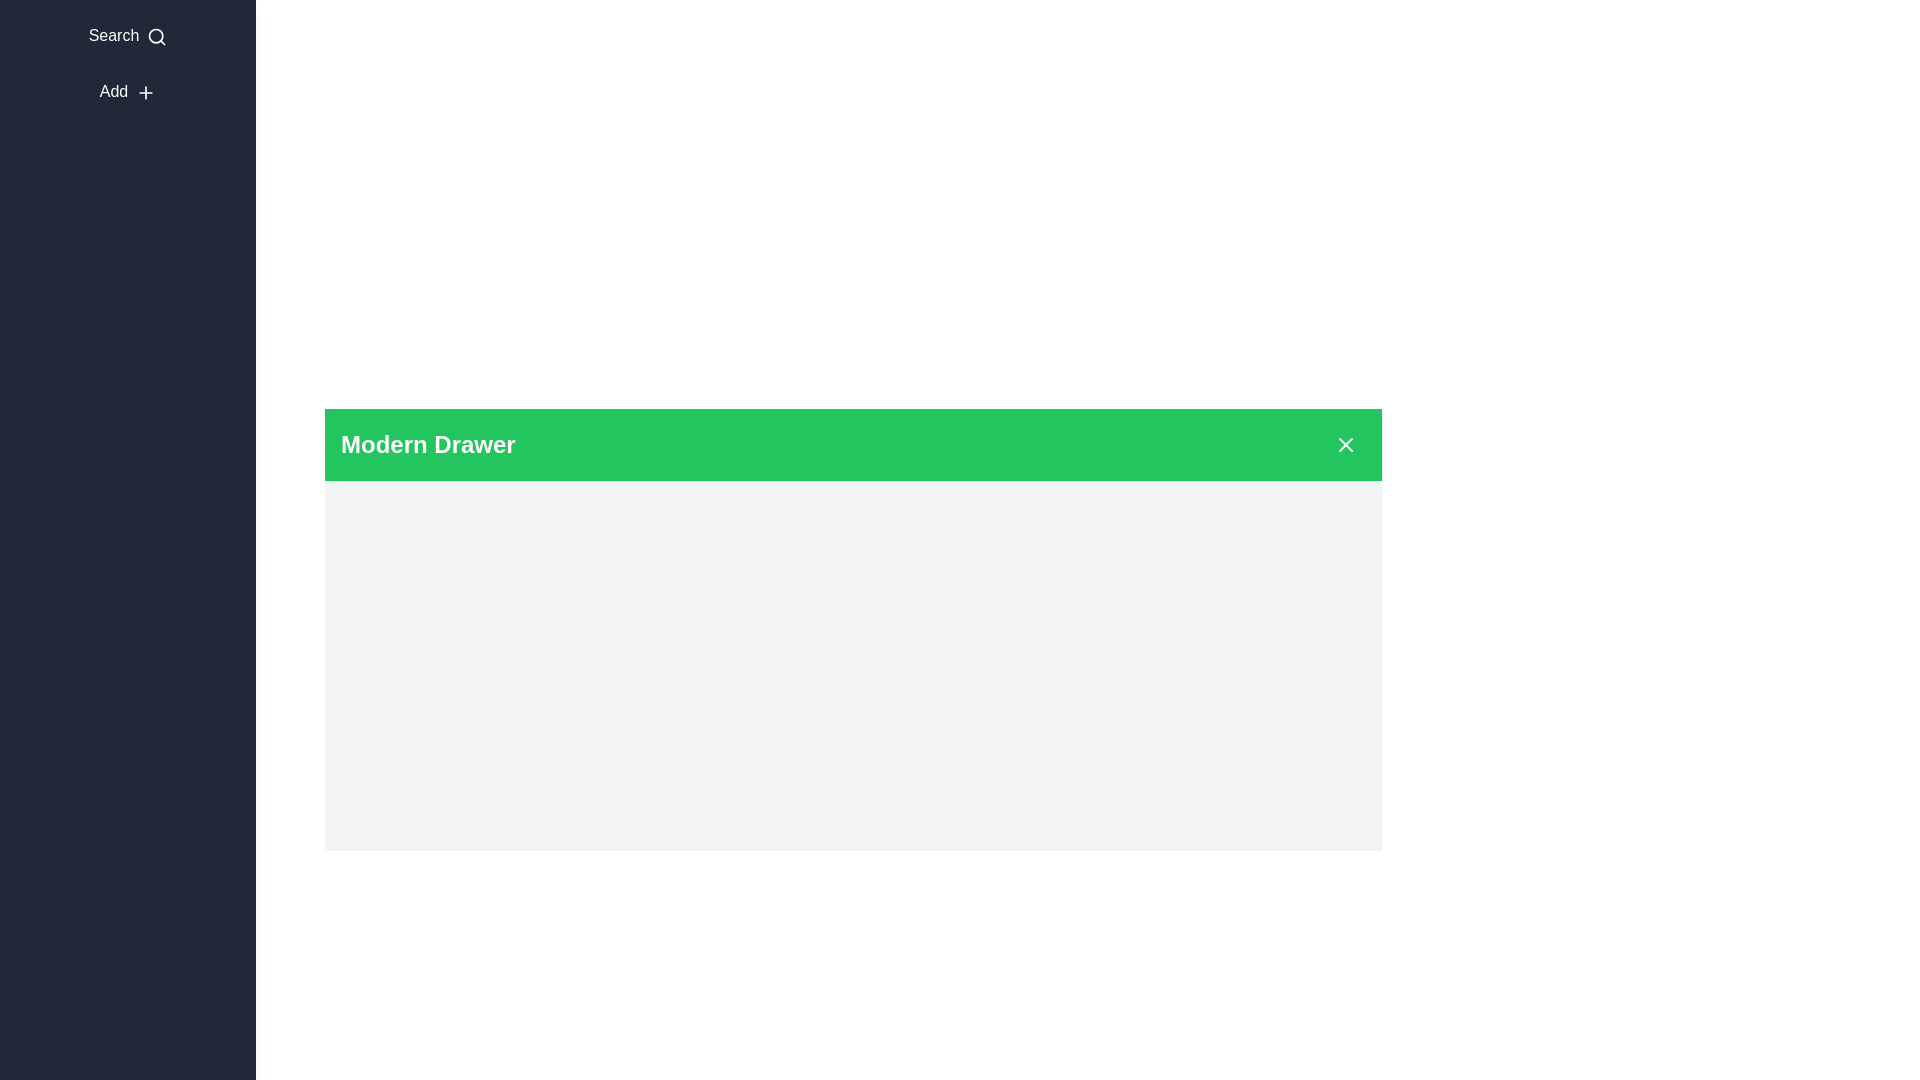 Image resolution: width=1920 pixels, height=1080 pixels. What do you see at coordinates (113, 35) in the screenshot?
I see `the 'Search' text label located in the top-left corner of the interface, which is part of a vertical navigation bar and positioned to the left of a magnifying glass icon` at bounding box center [113, 35].